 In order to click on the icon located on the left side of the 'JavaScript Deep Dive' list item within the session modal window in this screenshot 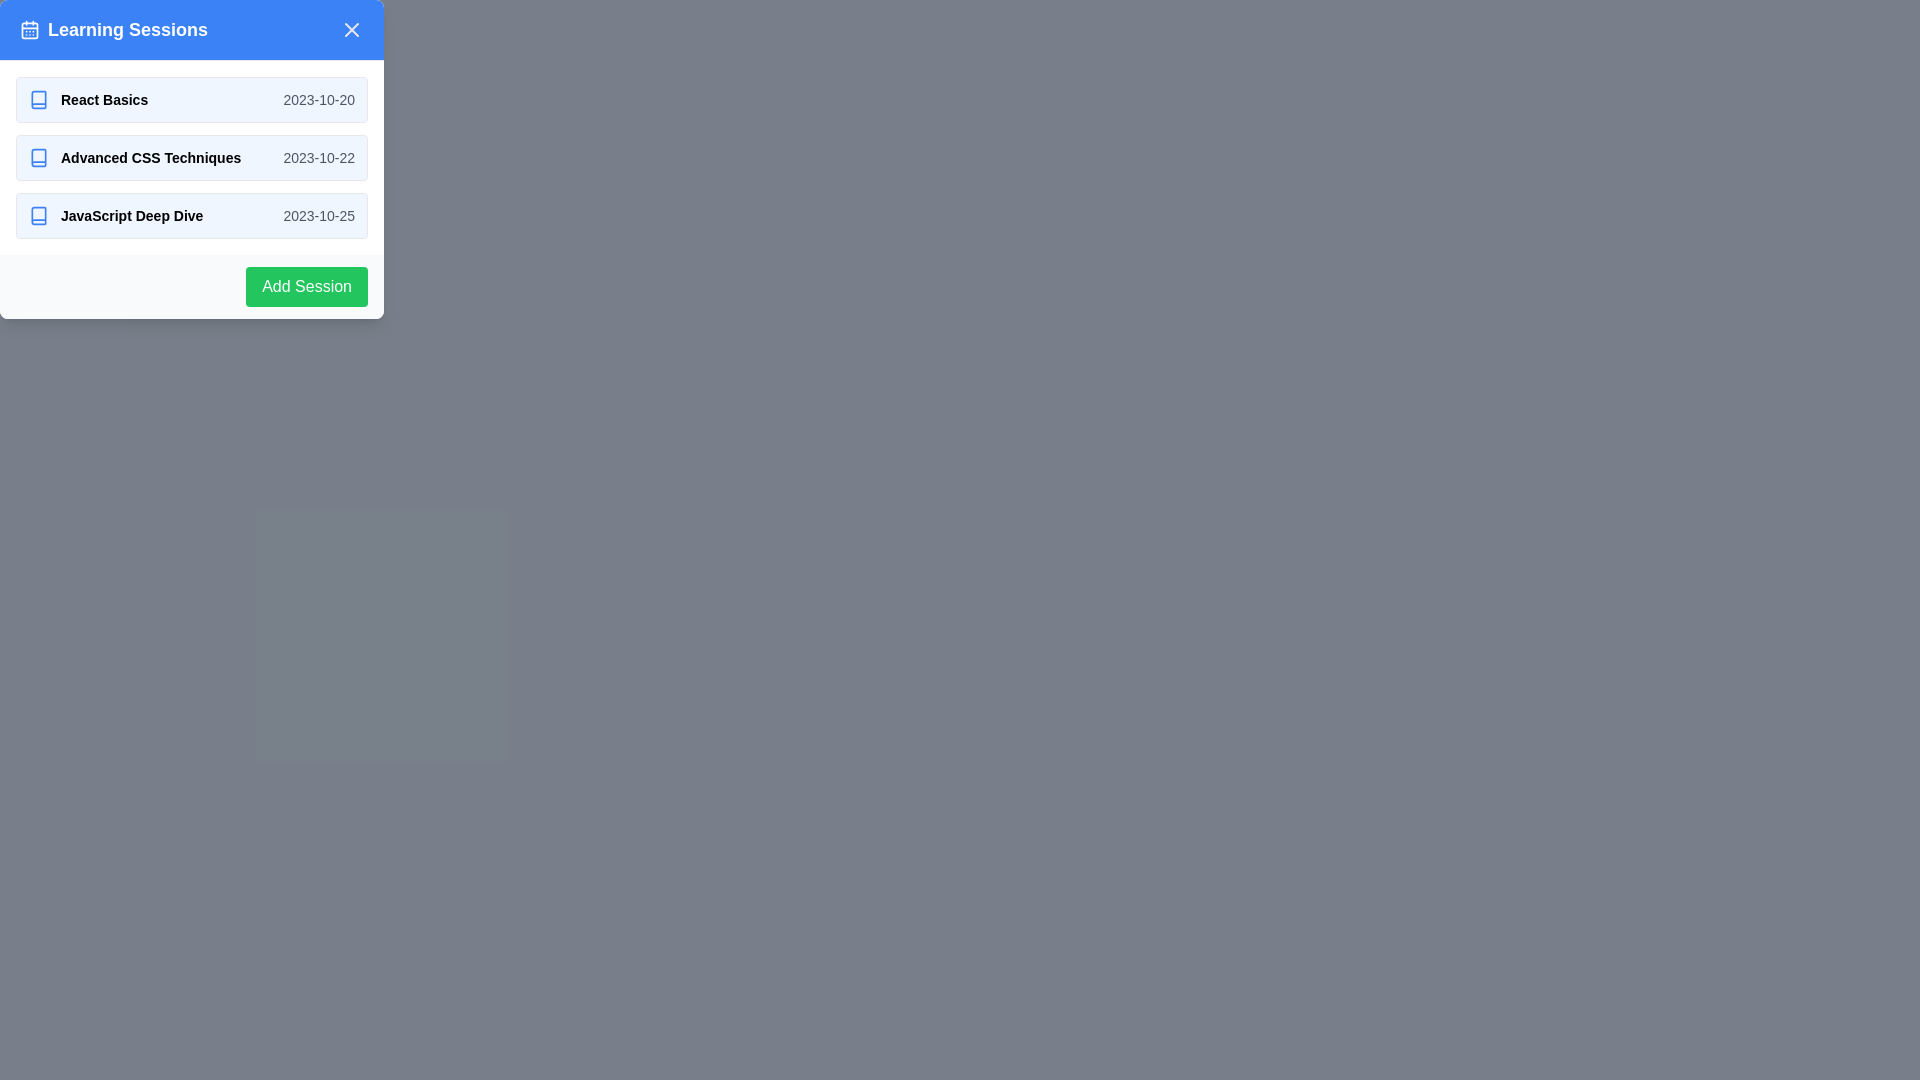, I will do `click(38, 216)`.